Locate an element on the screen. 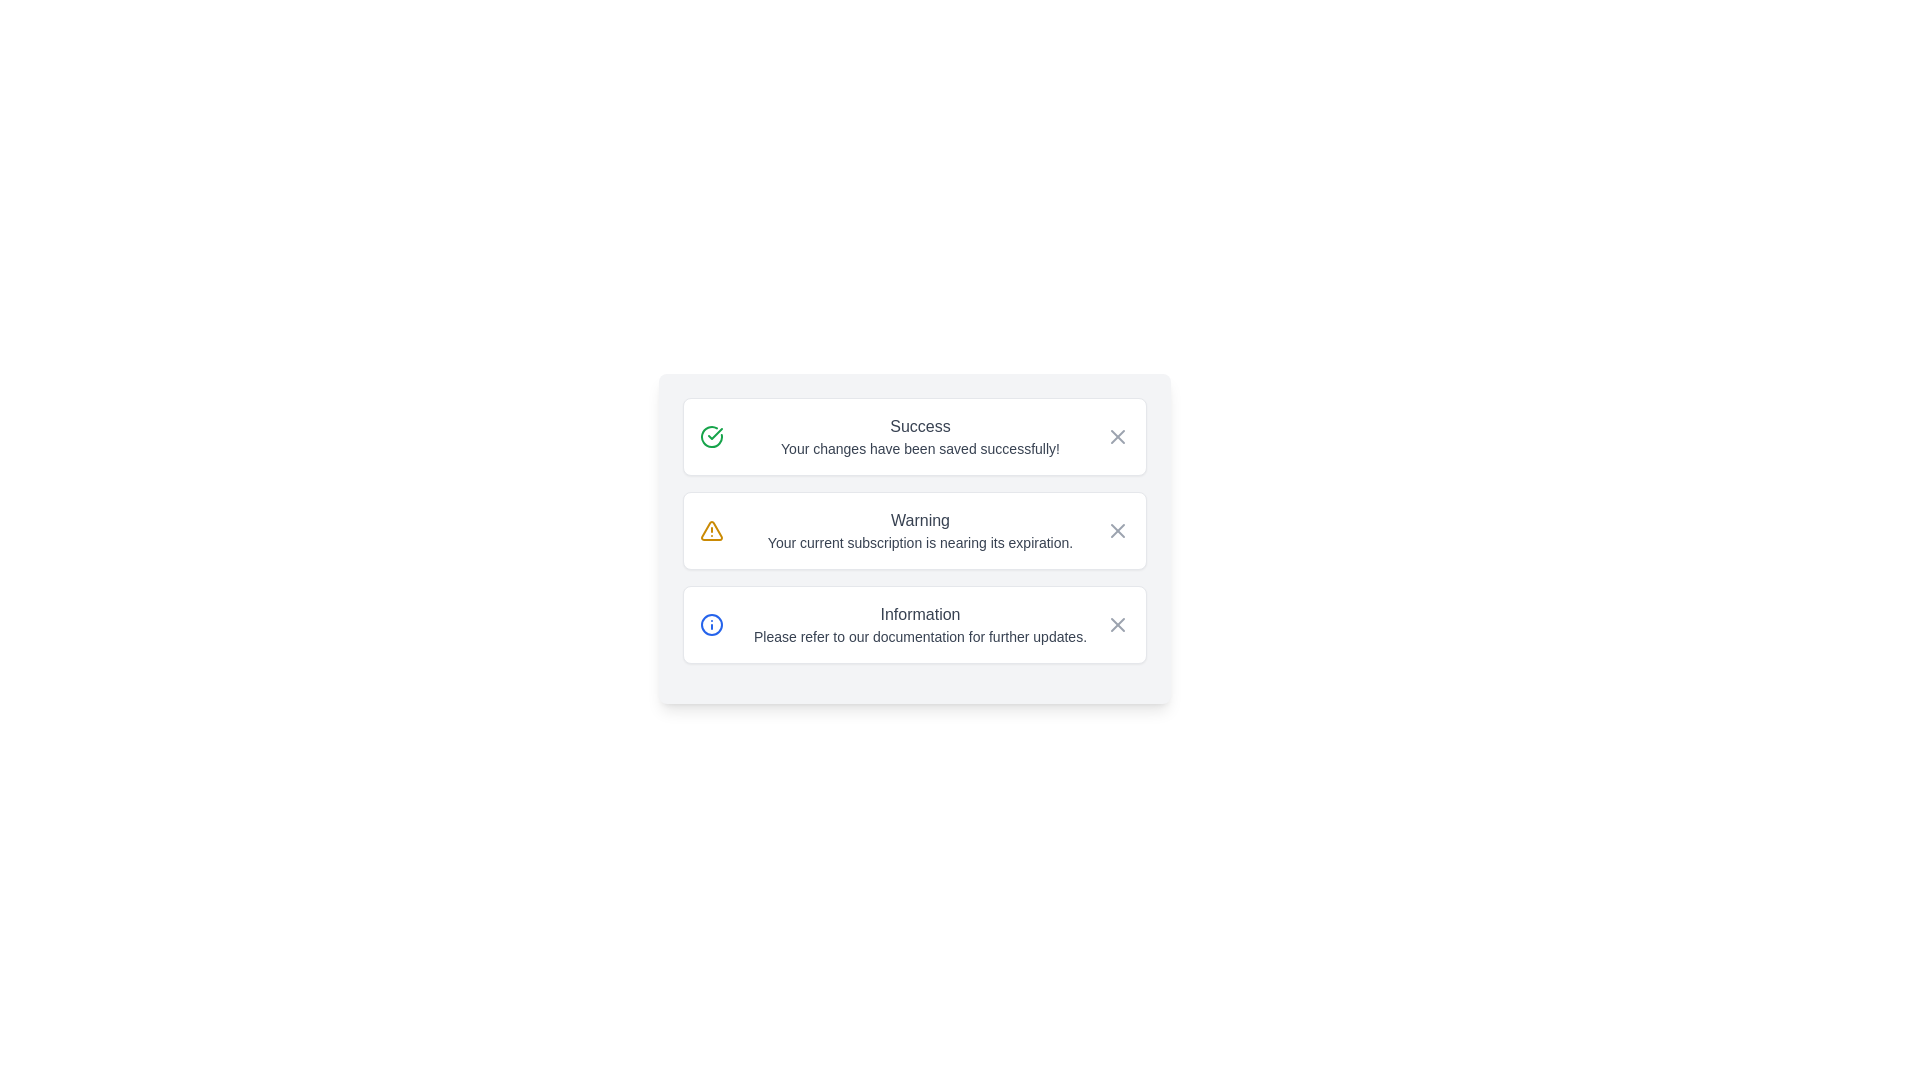 The height and width of the screenshot is (1080, 1920). the gray 'X' icon button located in the top-right corner of the notification card is located at coordinates (1116, 530).